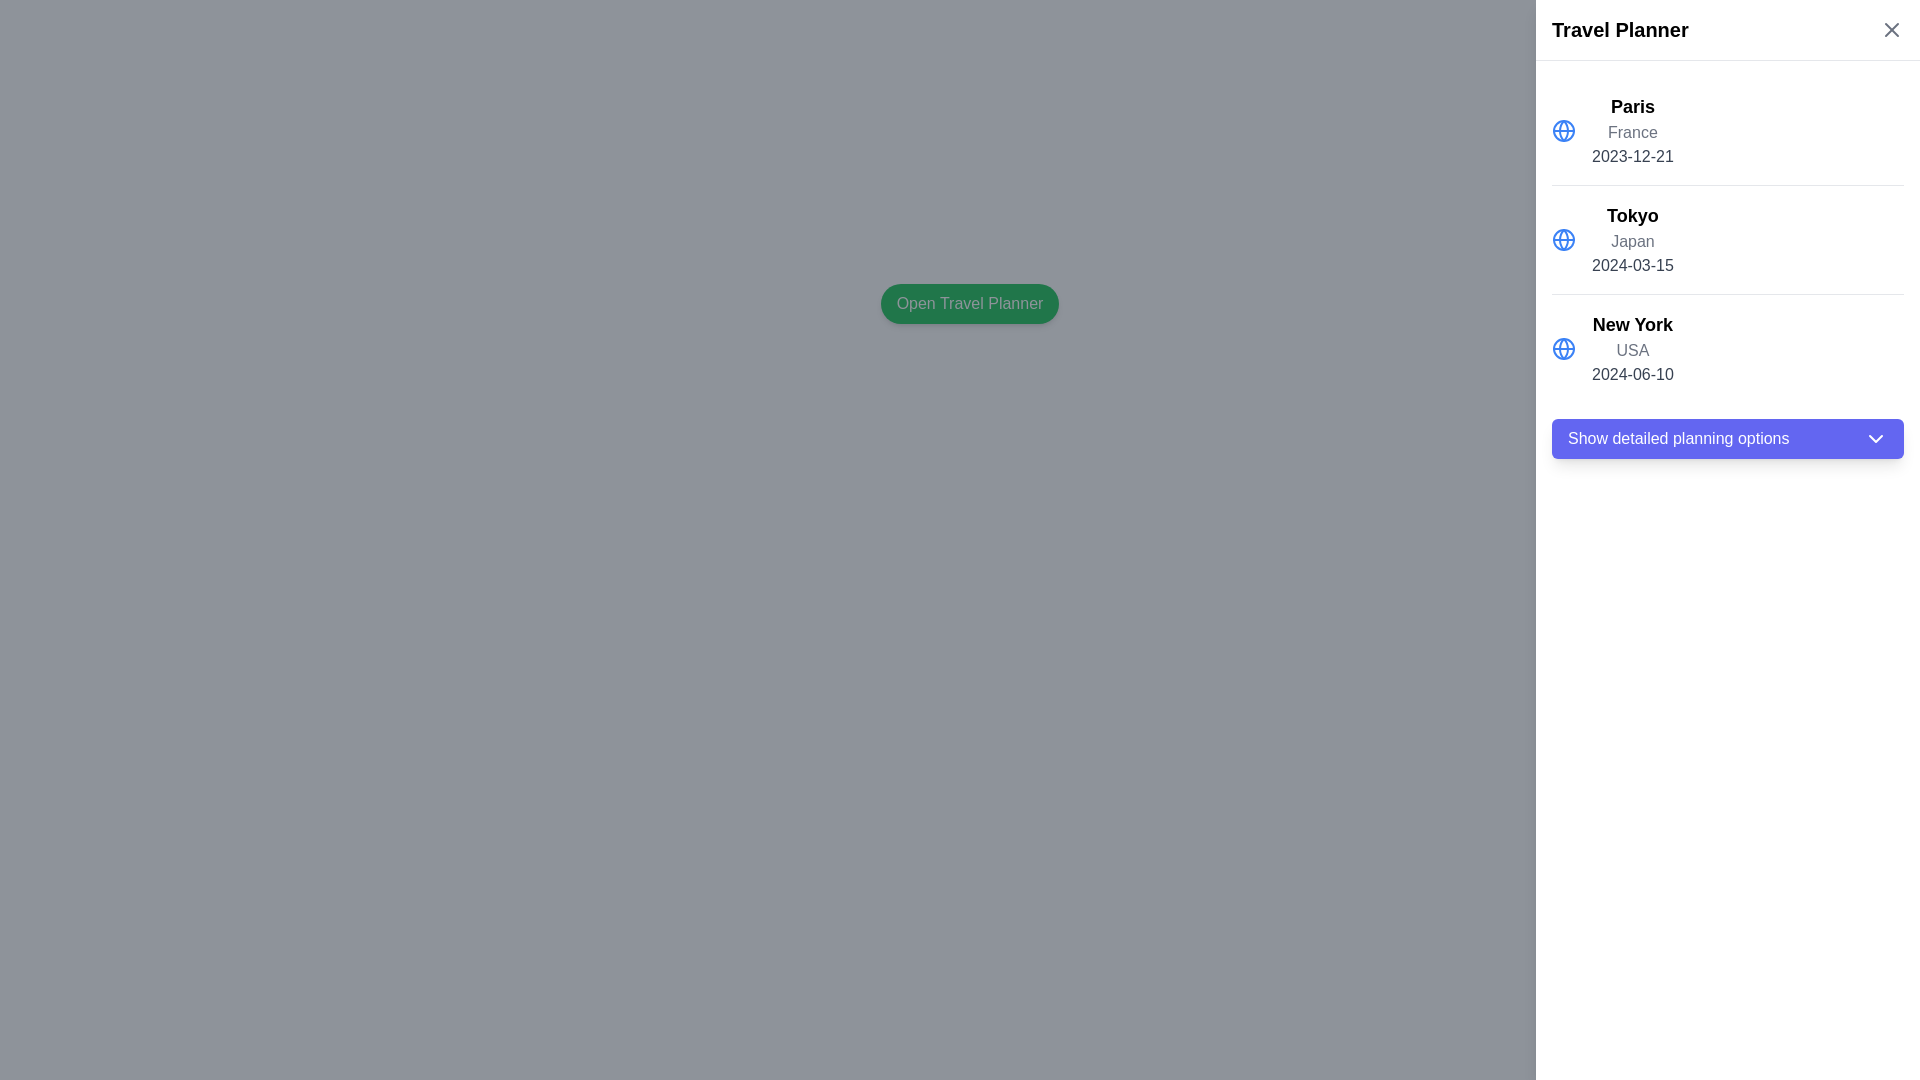 The height and width of the screenshot is (1080, 1920). Describe the element at coordinates (1632, 132) in the screenshot. I see `the static text label indicating the country associated with the city displayed above it, which is located in the travel planning section on the right side of the interface` at that location.